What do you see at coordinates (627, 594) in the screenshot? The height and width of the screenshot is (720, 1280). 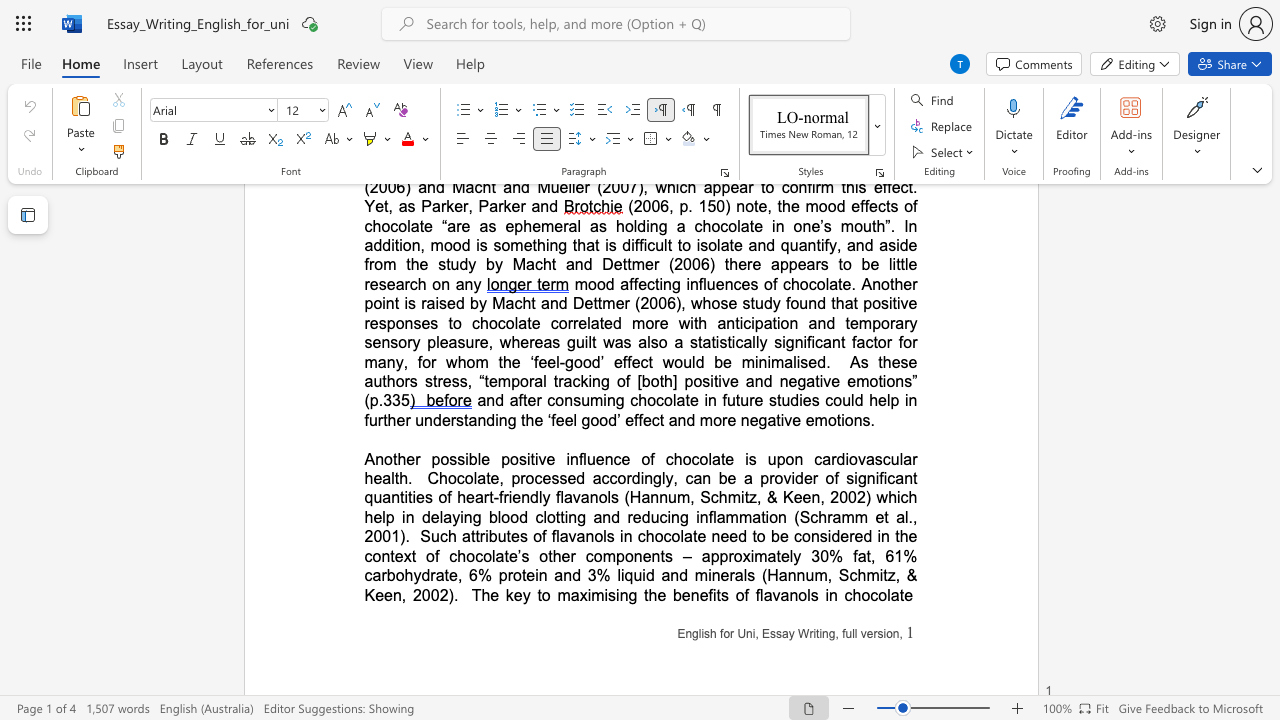 I see `the space between the continuous character "n" and "g" in the text` at bounding box center [627, 594].